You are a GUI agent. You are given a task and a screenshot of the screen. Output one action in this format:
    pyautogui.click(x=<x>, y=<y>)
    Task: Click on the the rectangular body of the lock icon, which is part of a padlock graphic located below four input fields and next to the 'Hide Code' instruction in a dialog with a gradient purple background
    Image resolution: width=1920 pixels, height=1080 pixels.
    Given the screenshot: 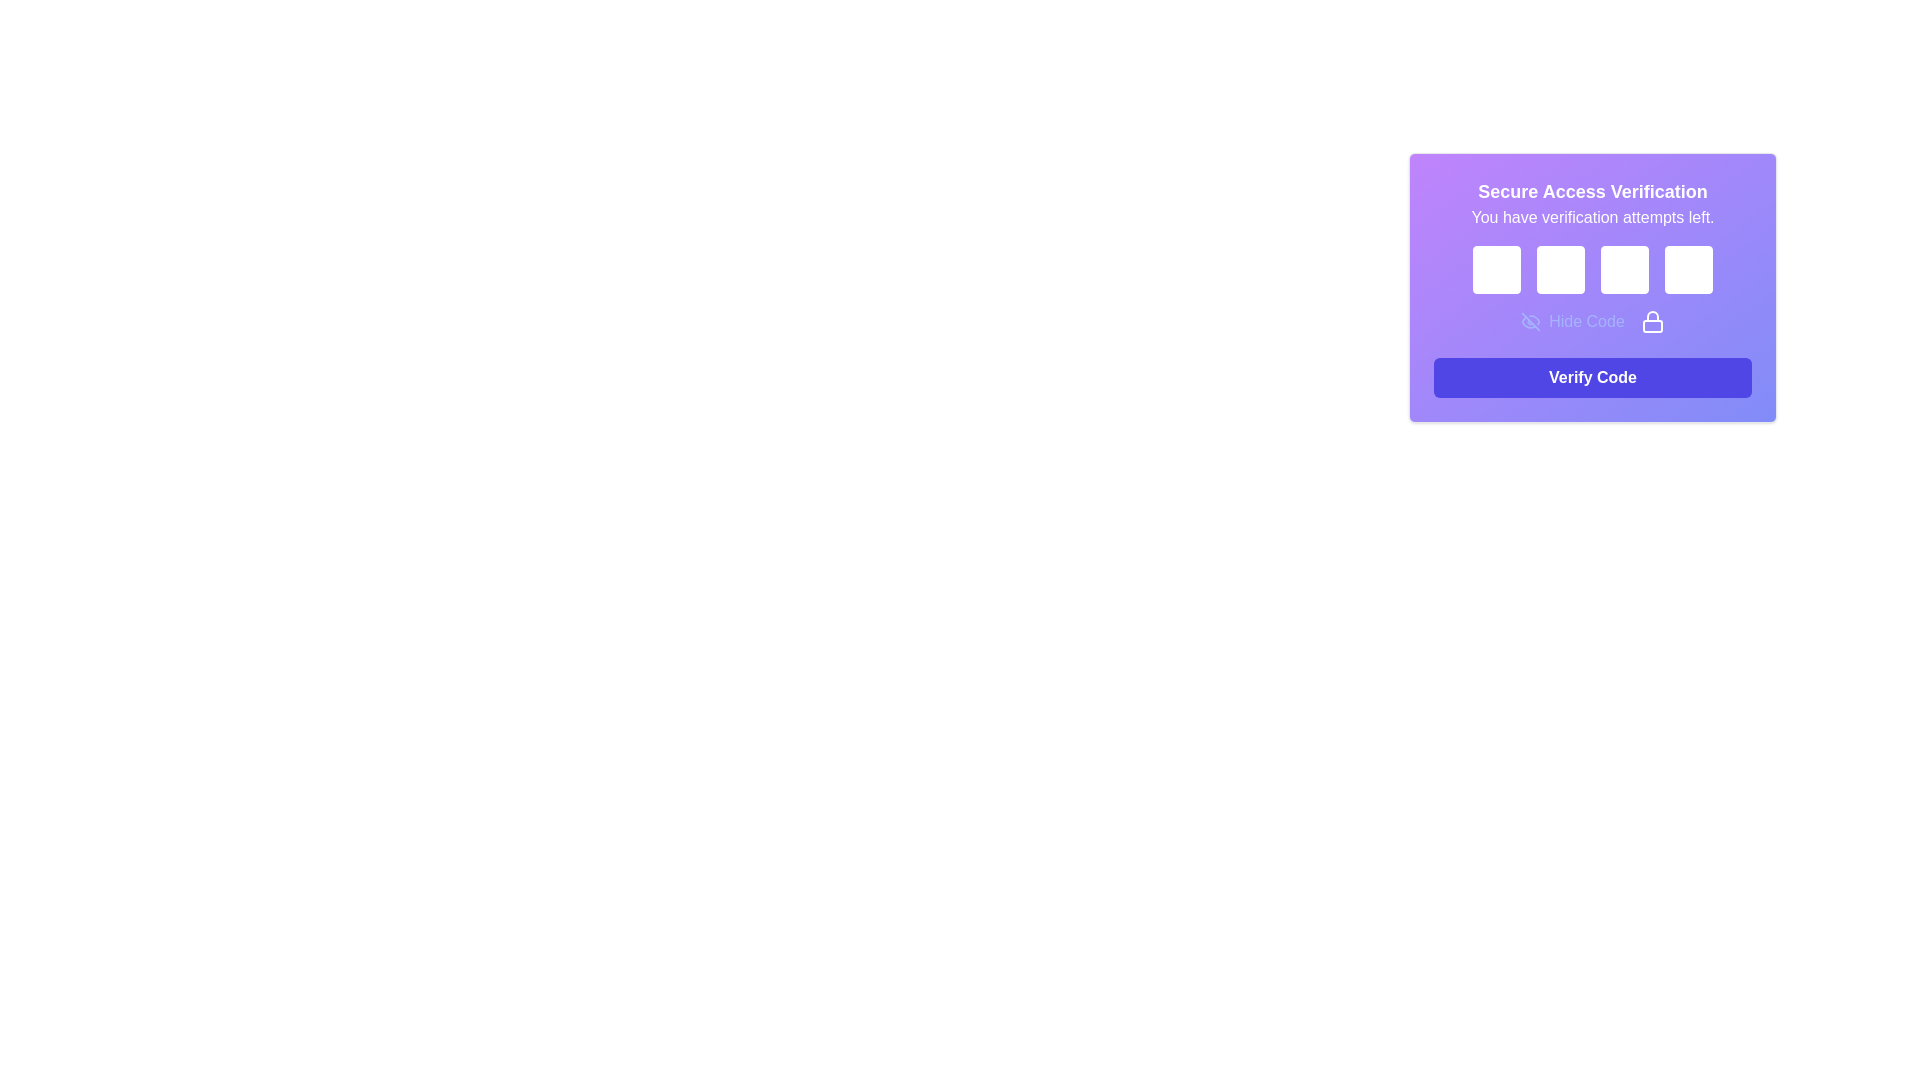 What is the action you would take?
    pyautogui.click(x=1652, y=325)
    